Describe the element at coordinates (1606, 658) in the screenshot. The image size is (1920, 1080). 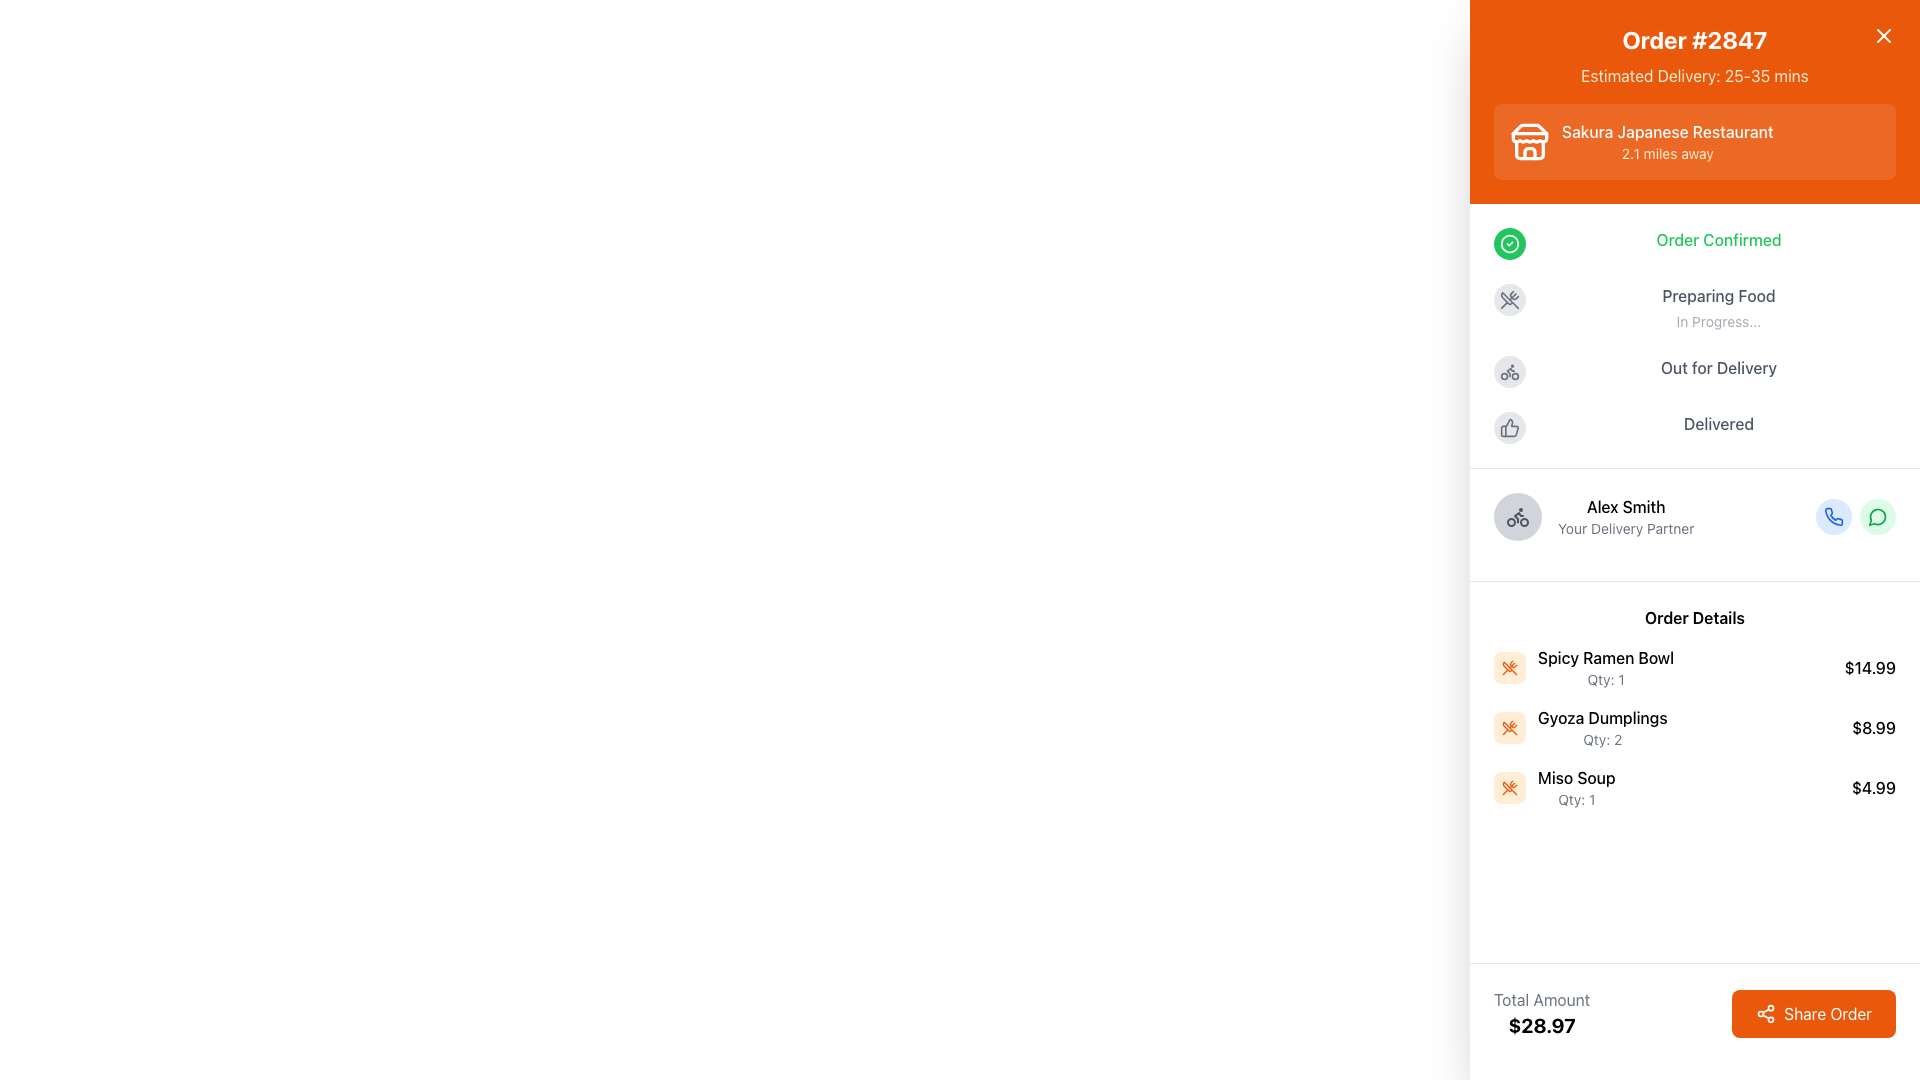
I see `the text label 'Spicy Ramen Bowl' located in the 'Order Details' section` at that location.